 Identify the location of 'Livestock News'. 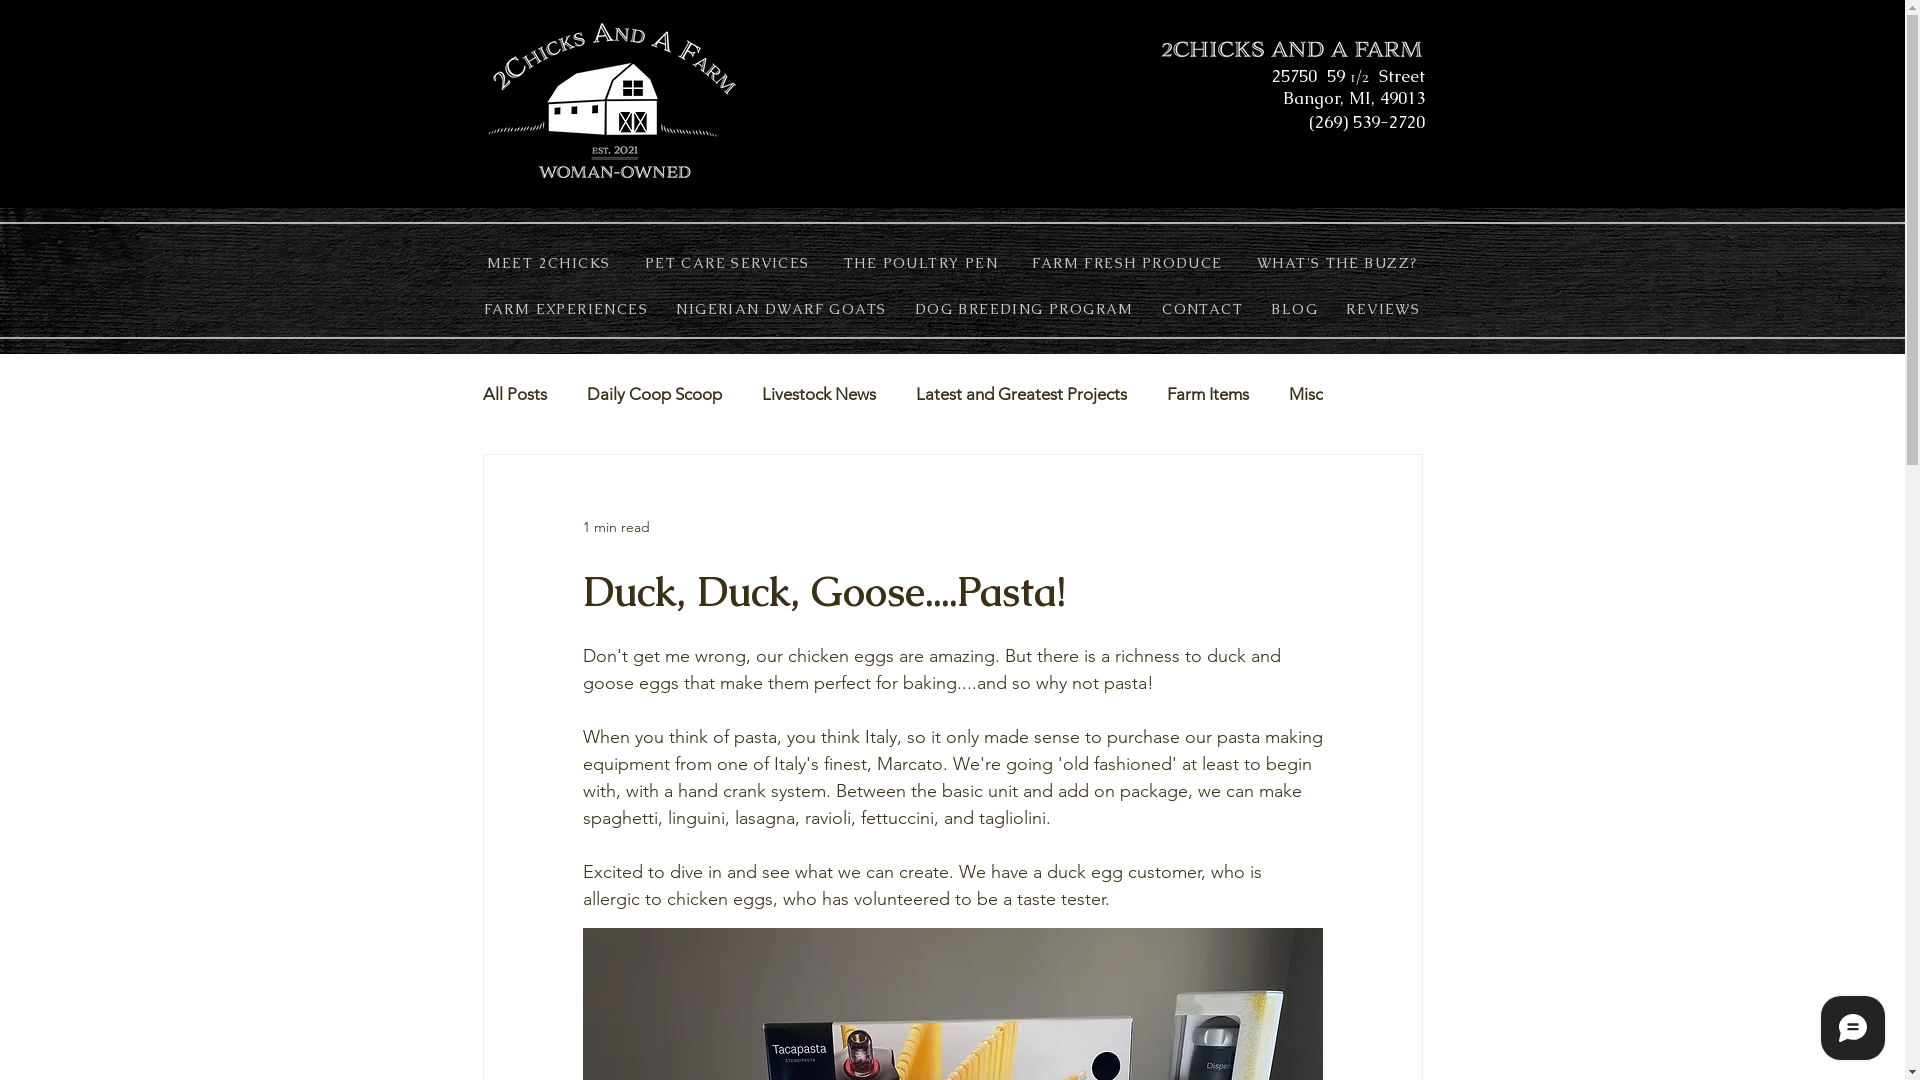
(819, 393).